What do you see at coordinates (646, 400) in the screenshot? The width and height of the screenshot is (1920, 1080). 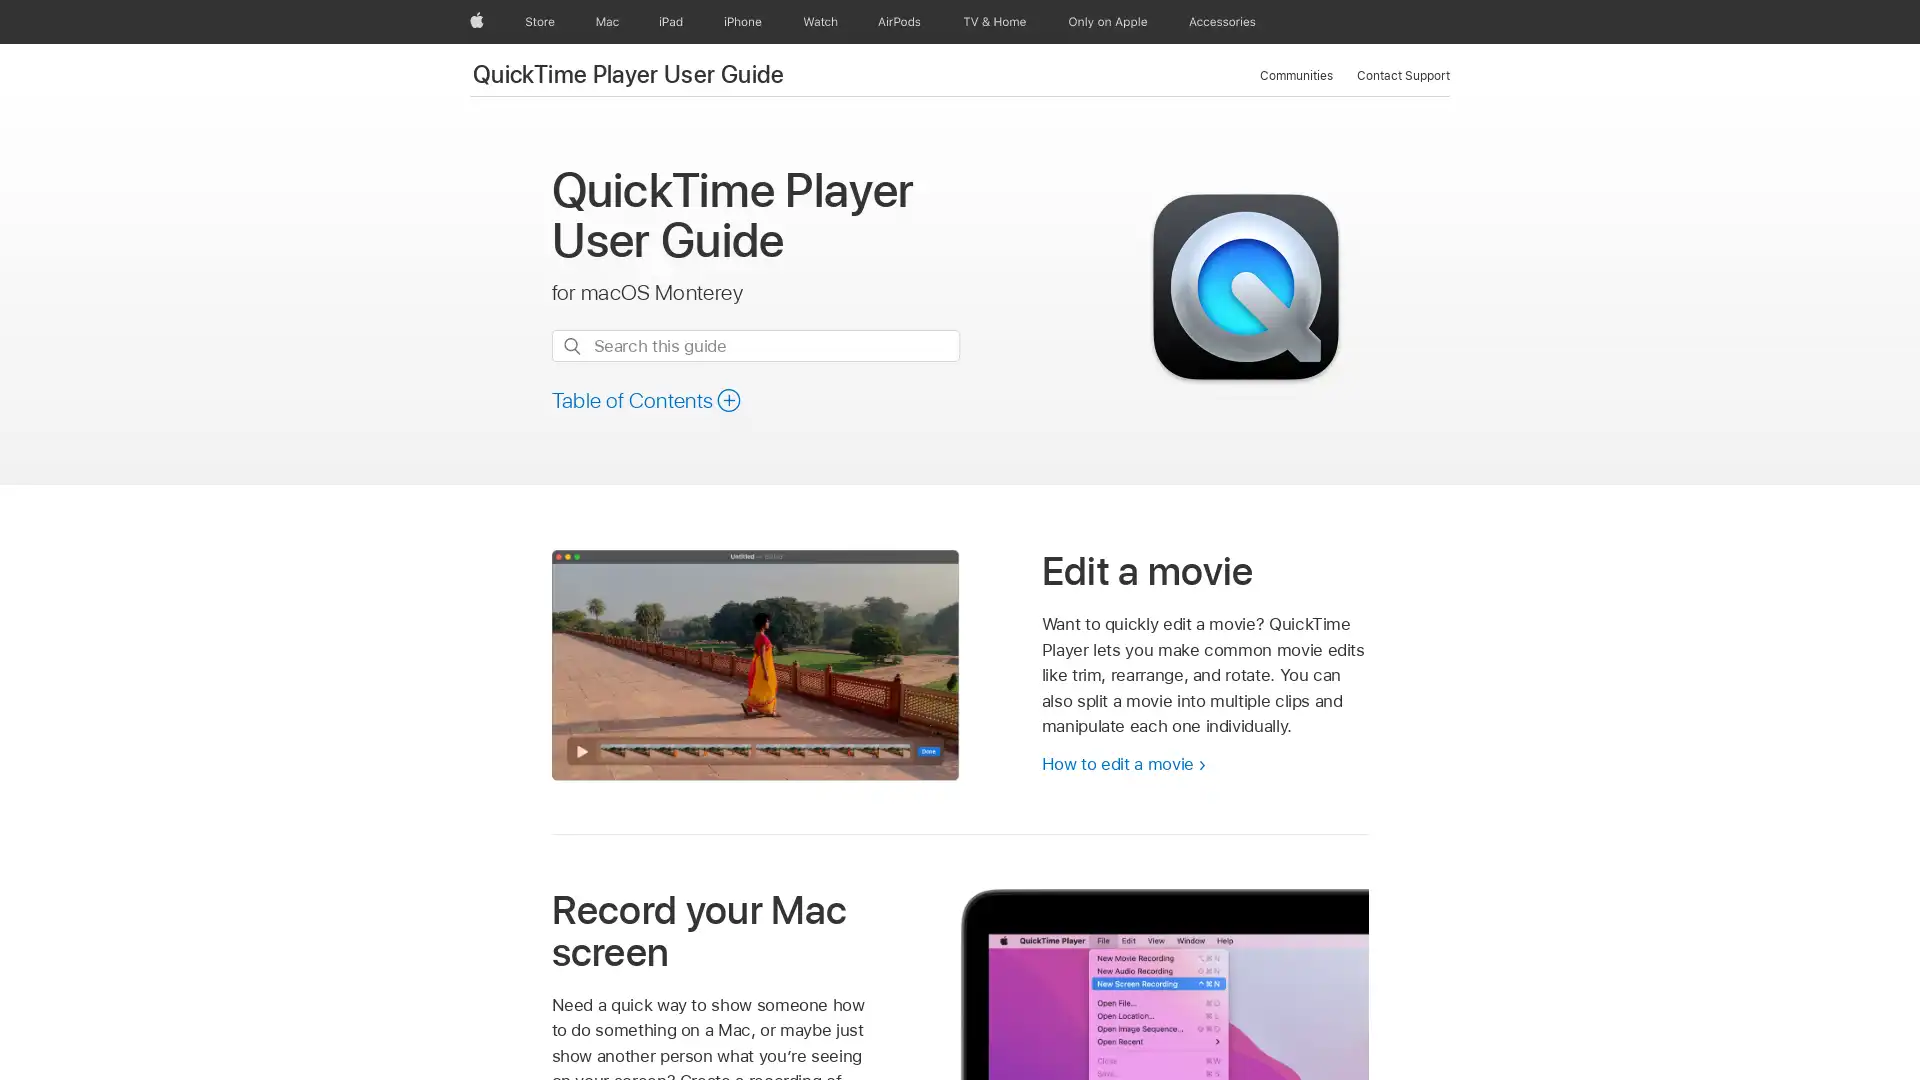 I see `Table of Contents` at bounding box center [646, 400].